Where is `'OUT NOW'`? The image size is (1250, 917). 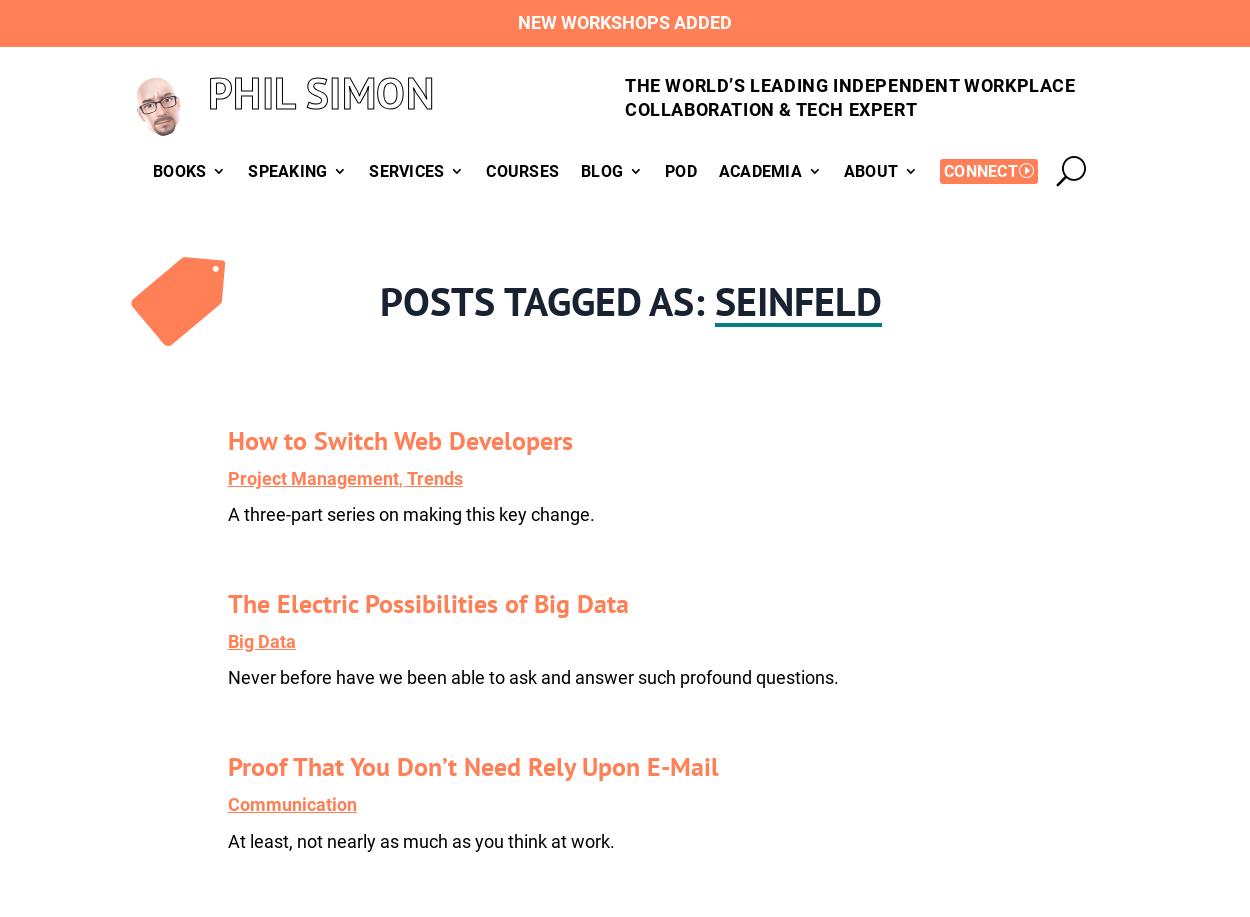
'OUT NOW' is located at coordinates (304, 232).